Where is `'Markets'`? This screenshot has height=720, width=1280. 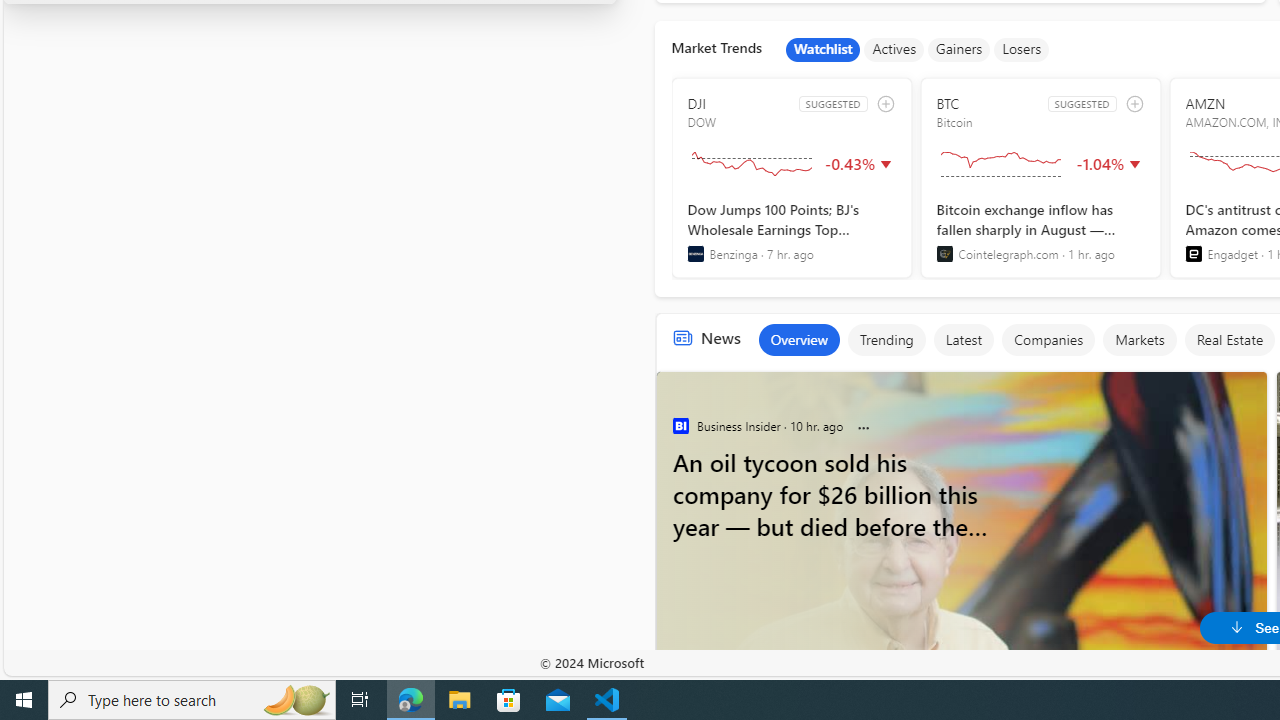 'Markets' is located at coordinates (1139, 338).